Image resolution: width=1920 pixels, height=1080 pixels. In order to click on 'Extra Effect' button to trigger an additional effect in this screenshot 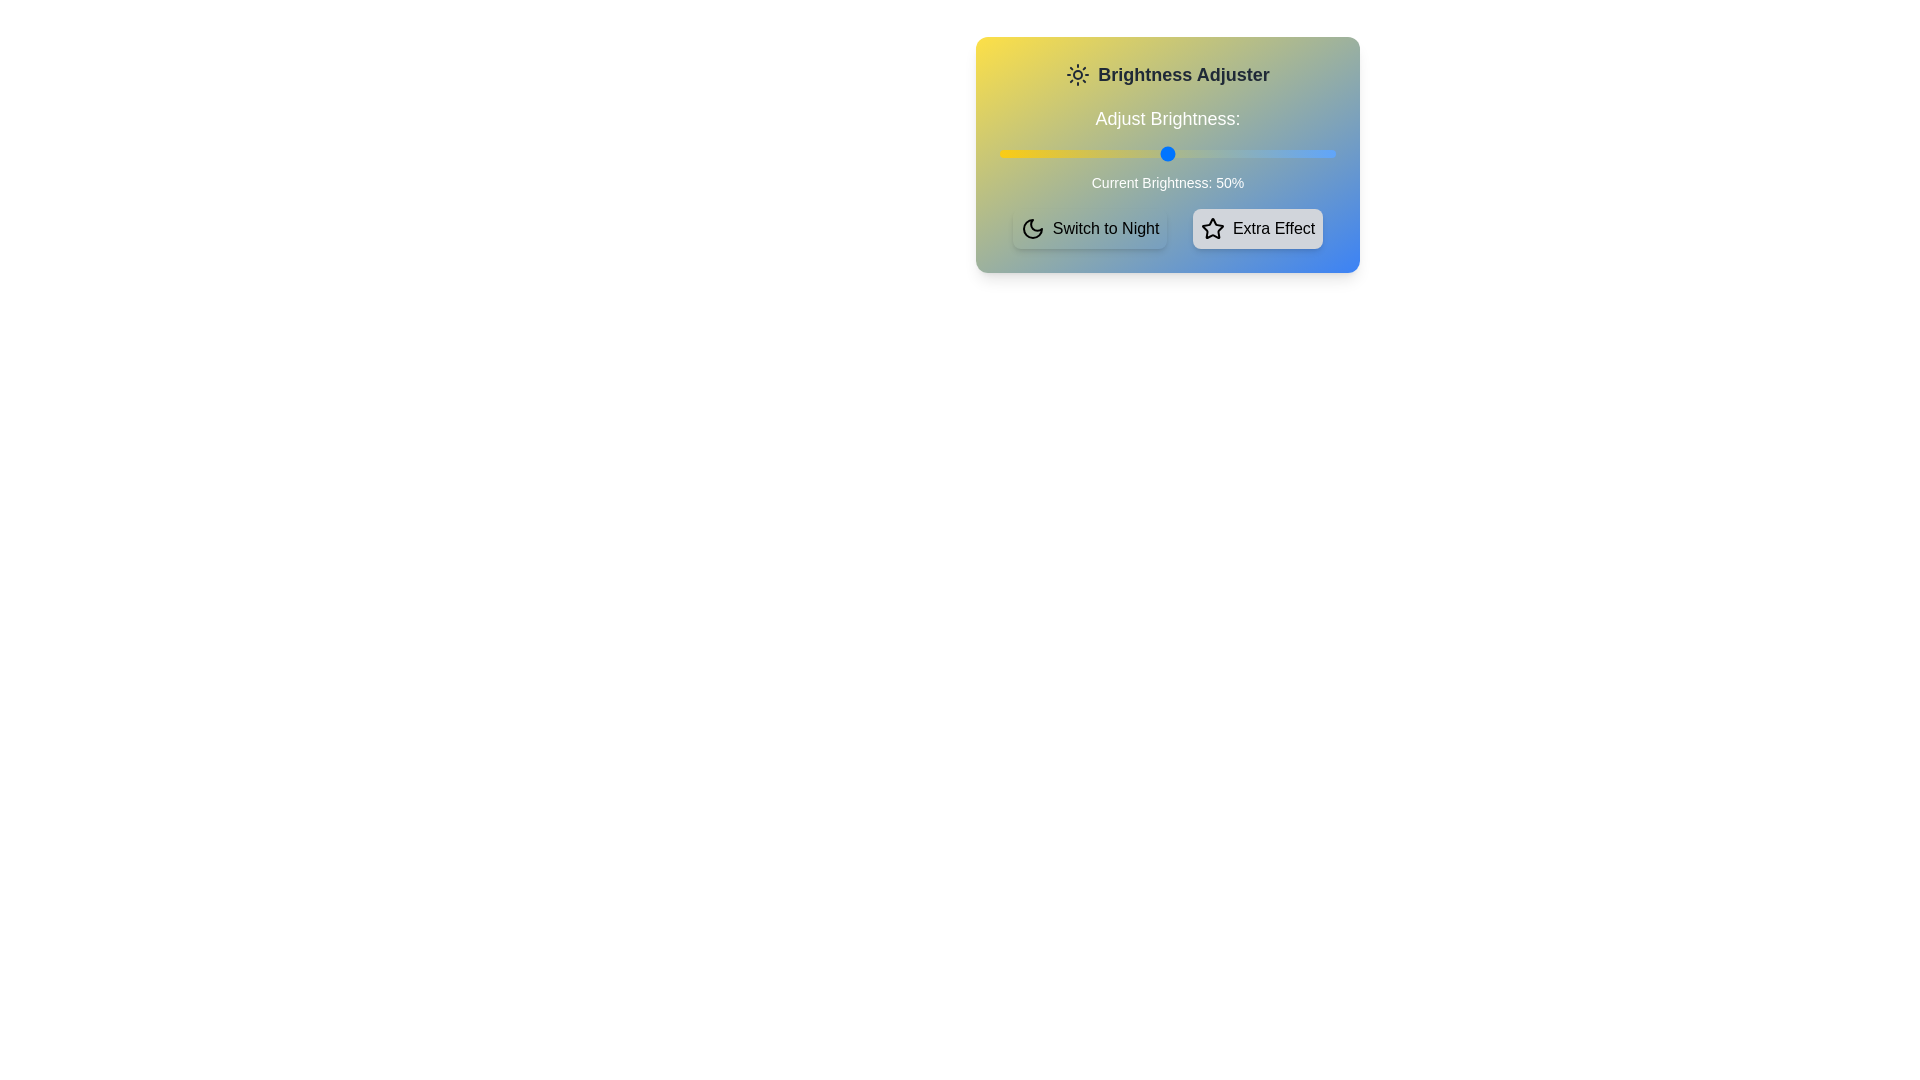, I will do `click(1256, 227)`.